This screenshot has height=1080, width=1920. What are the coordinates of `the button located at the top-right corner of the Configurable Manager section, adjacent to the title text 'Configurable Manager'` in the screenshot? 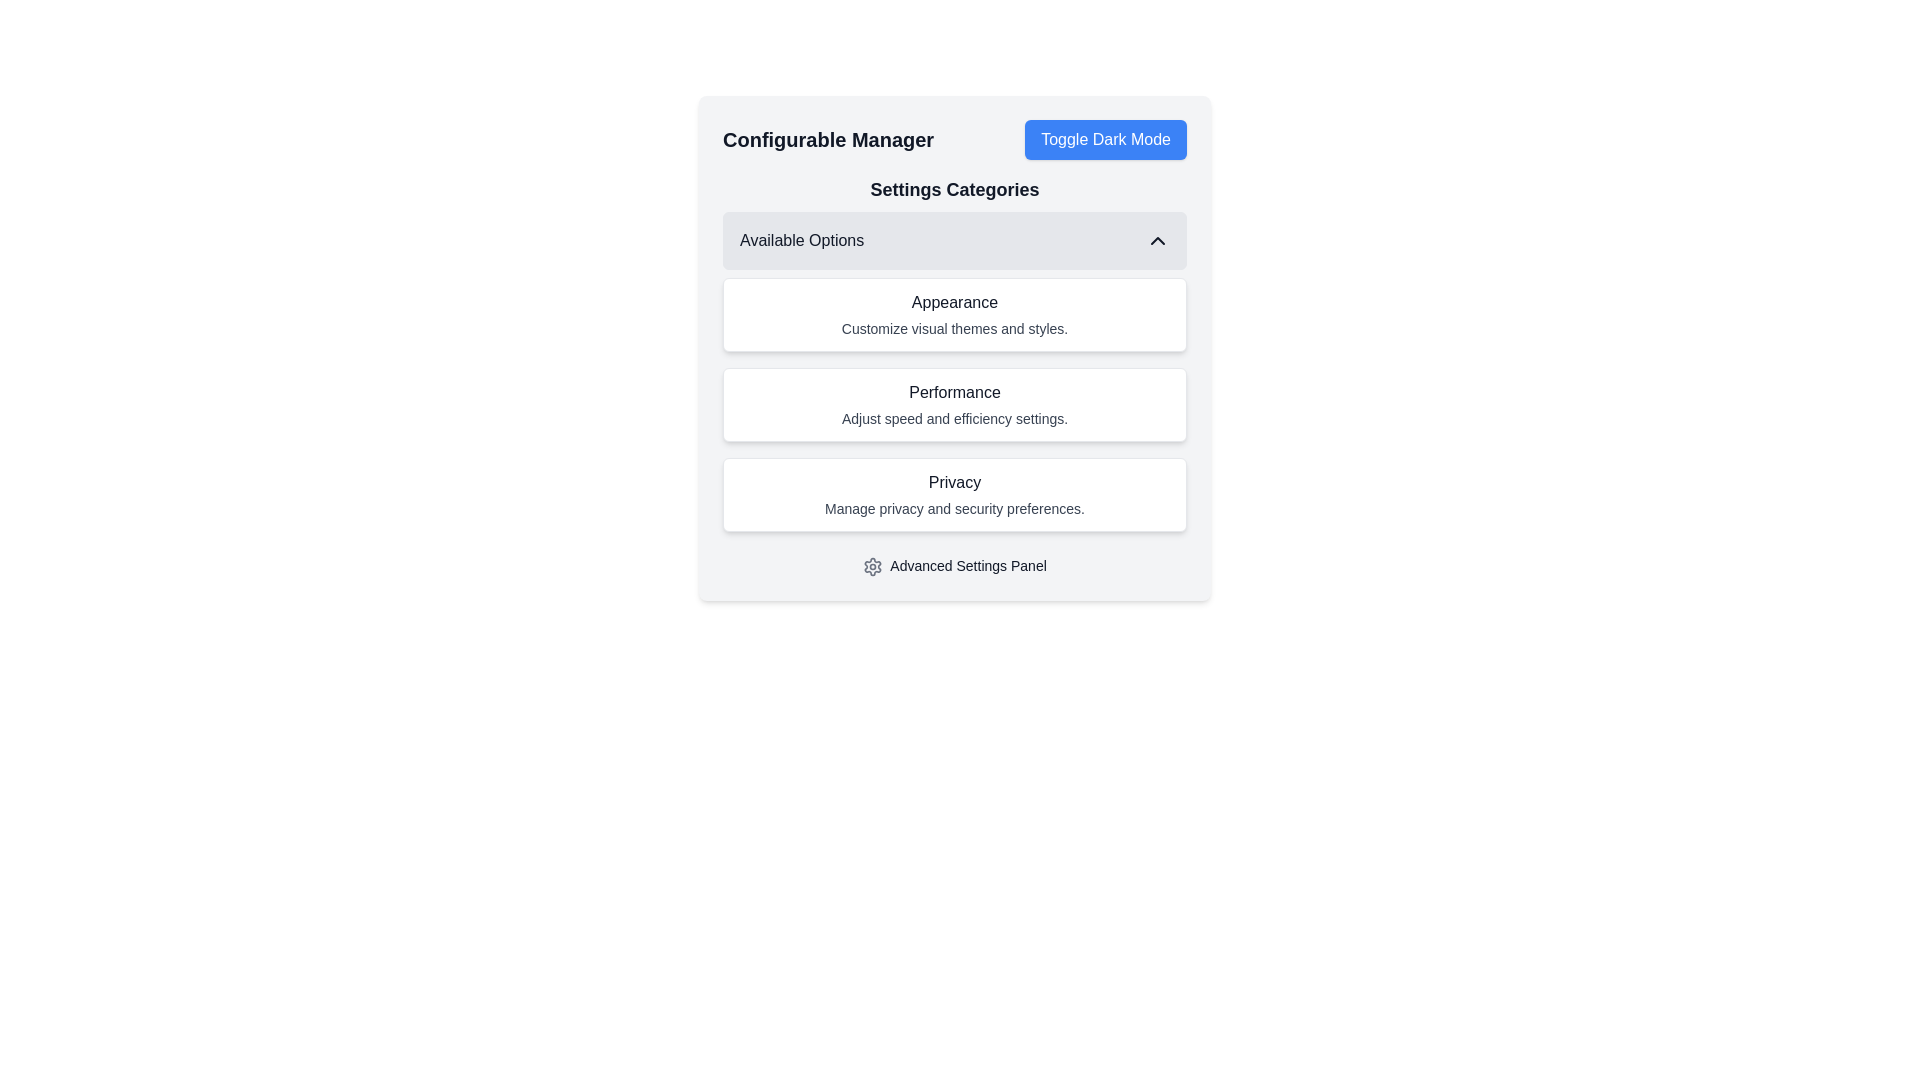 It's located at (1105, 138).